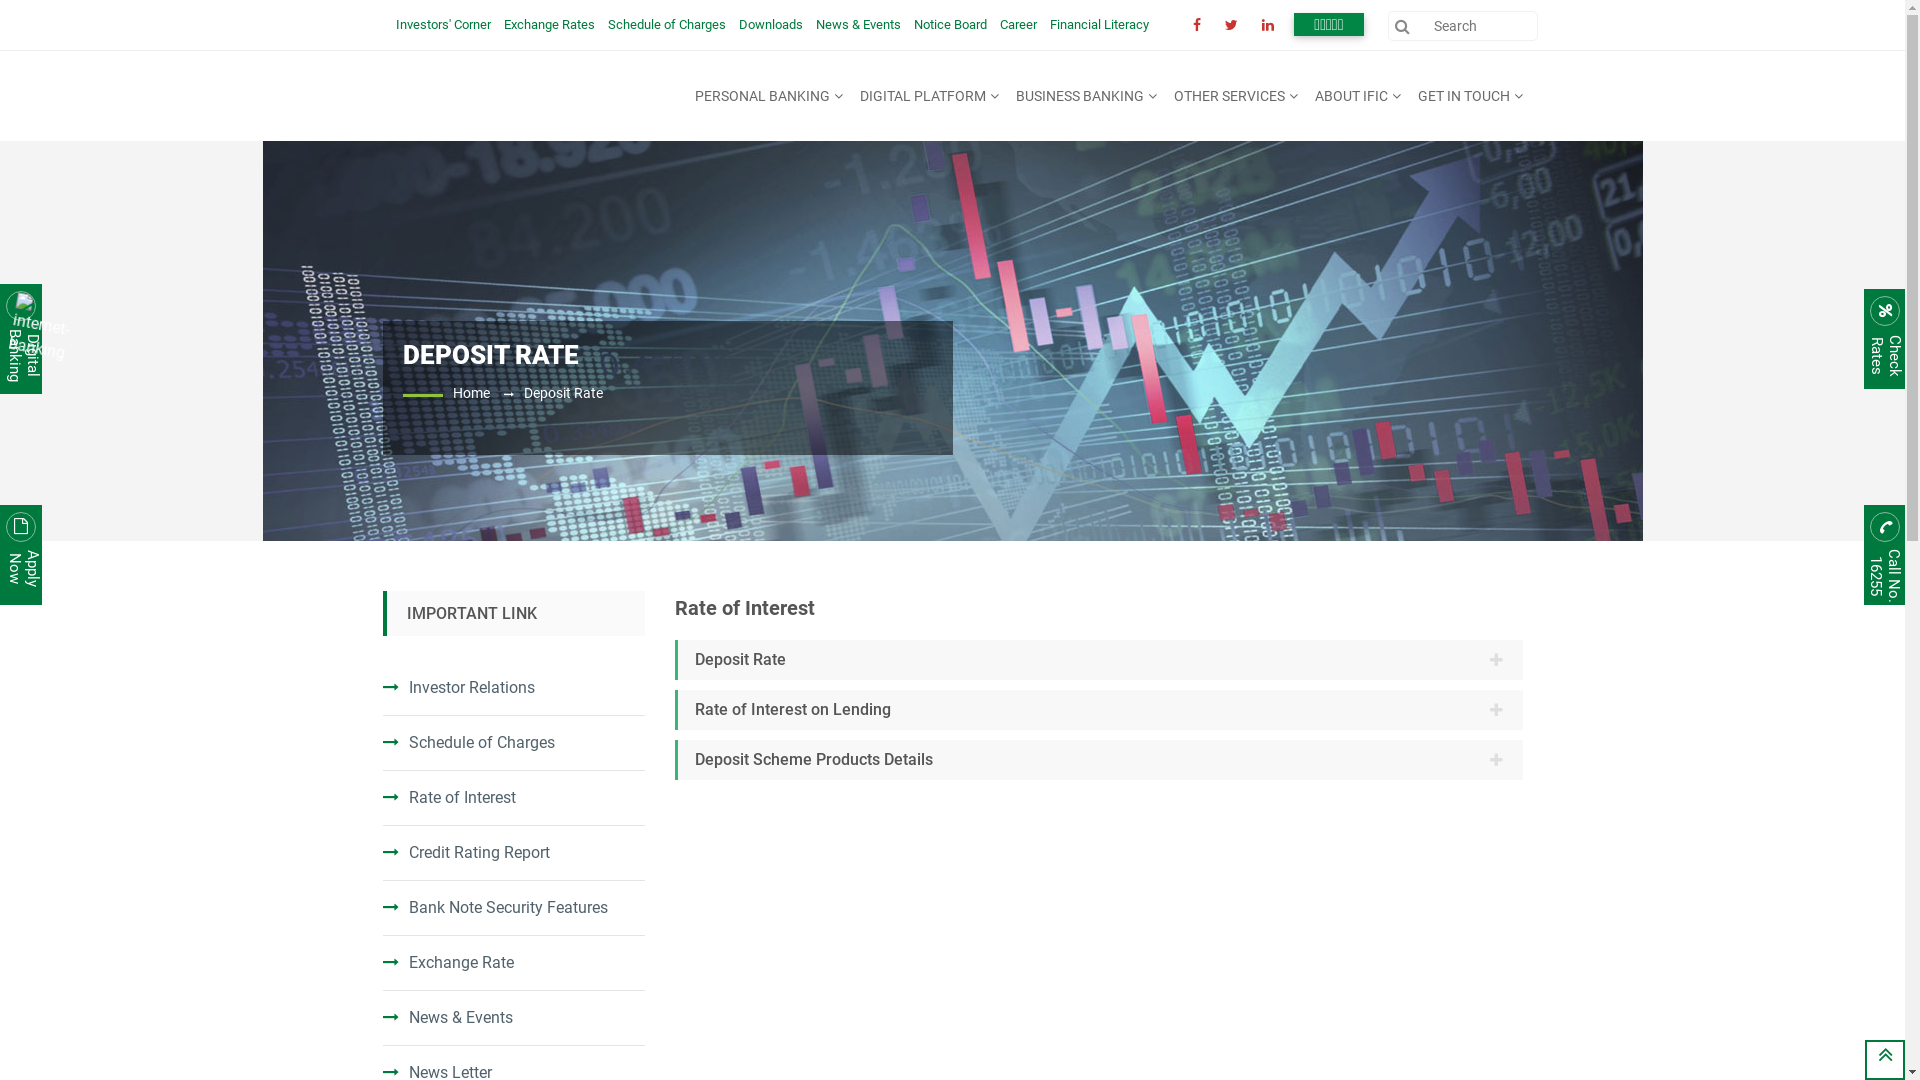 Image resolution: width=1920 pixels, height=1080 pixels. I want to click on 'Schedule of Charges', so click(607, 24).